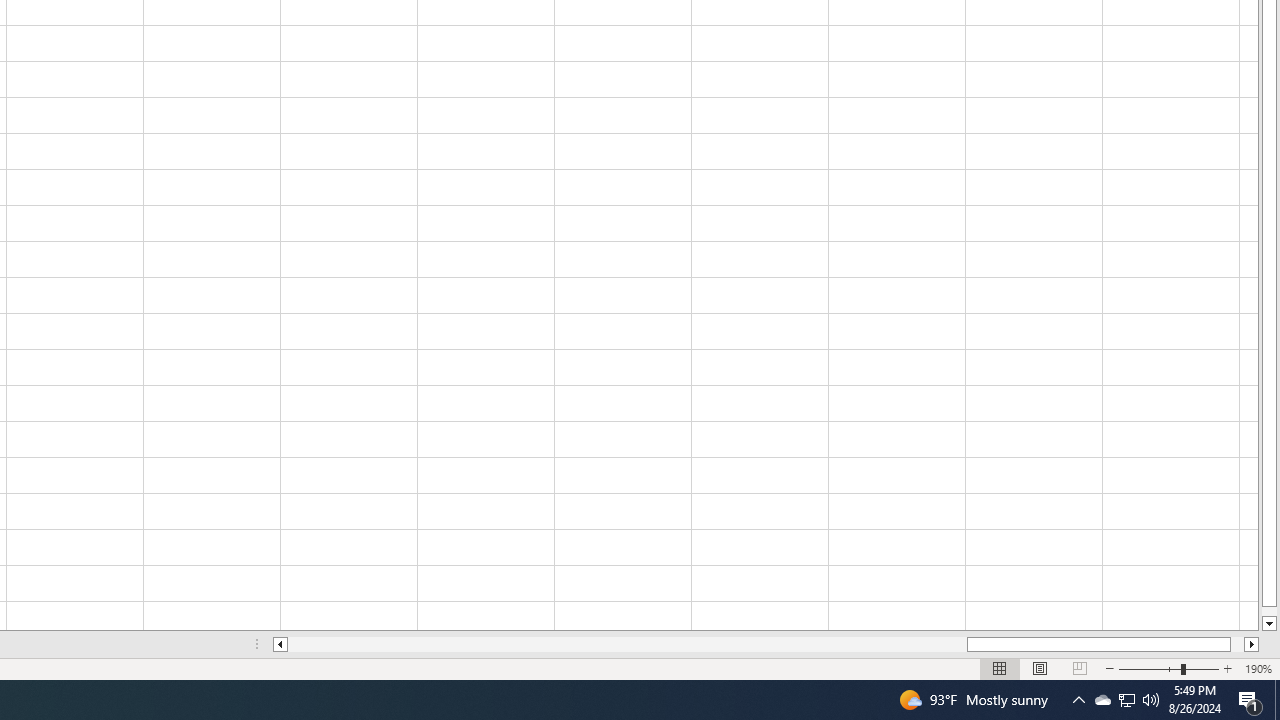 This screenshot has width=1280, height=720. Describe the element at coordinates (1150, 669) in the screenshot. I see `'Zoom Out'` at that location.